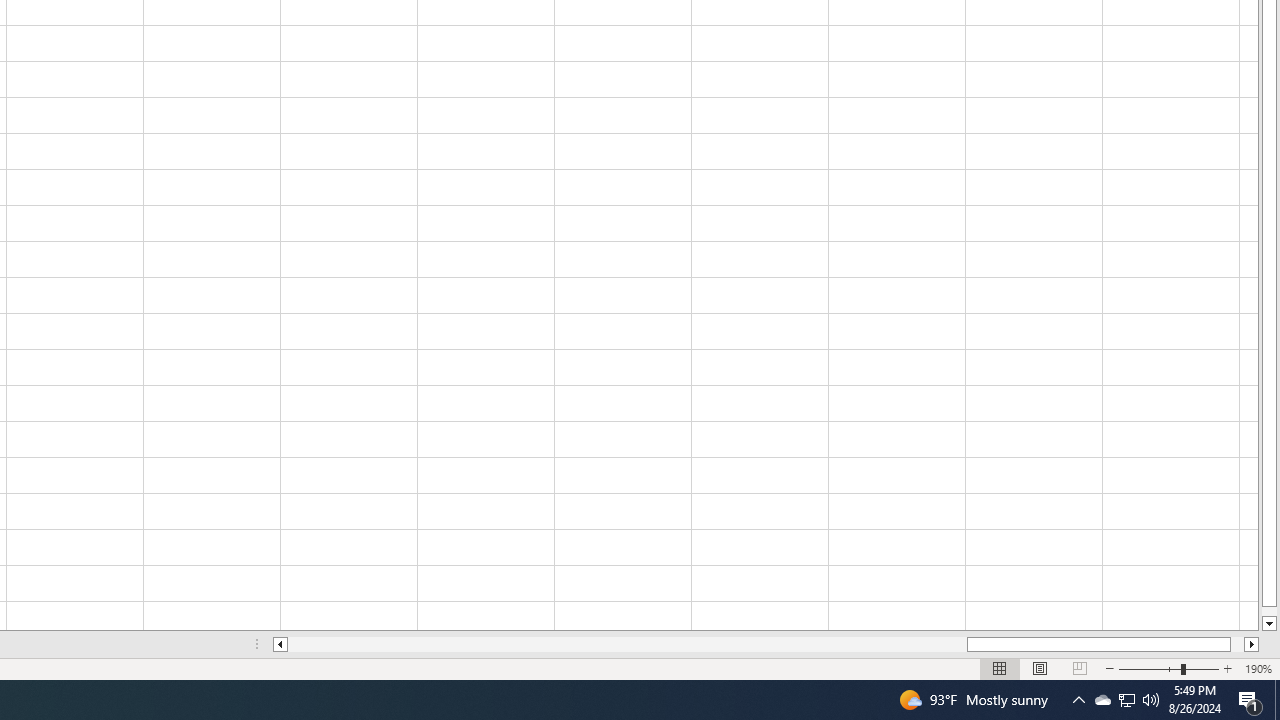 This screenshot has width=1280, height=720. Describe the element at coordinates (1150, 669) in the screenshot. I see `'Zoom Out'` at that location.